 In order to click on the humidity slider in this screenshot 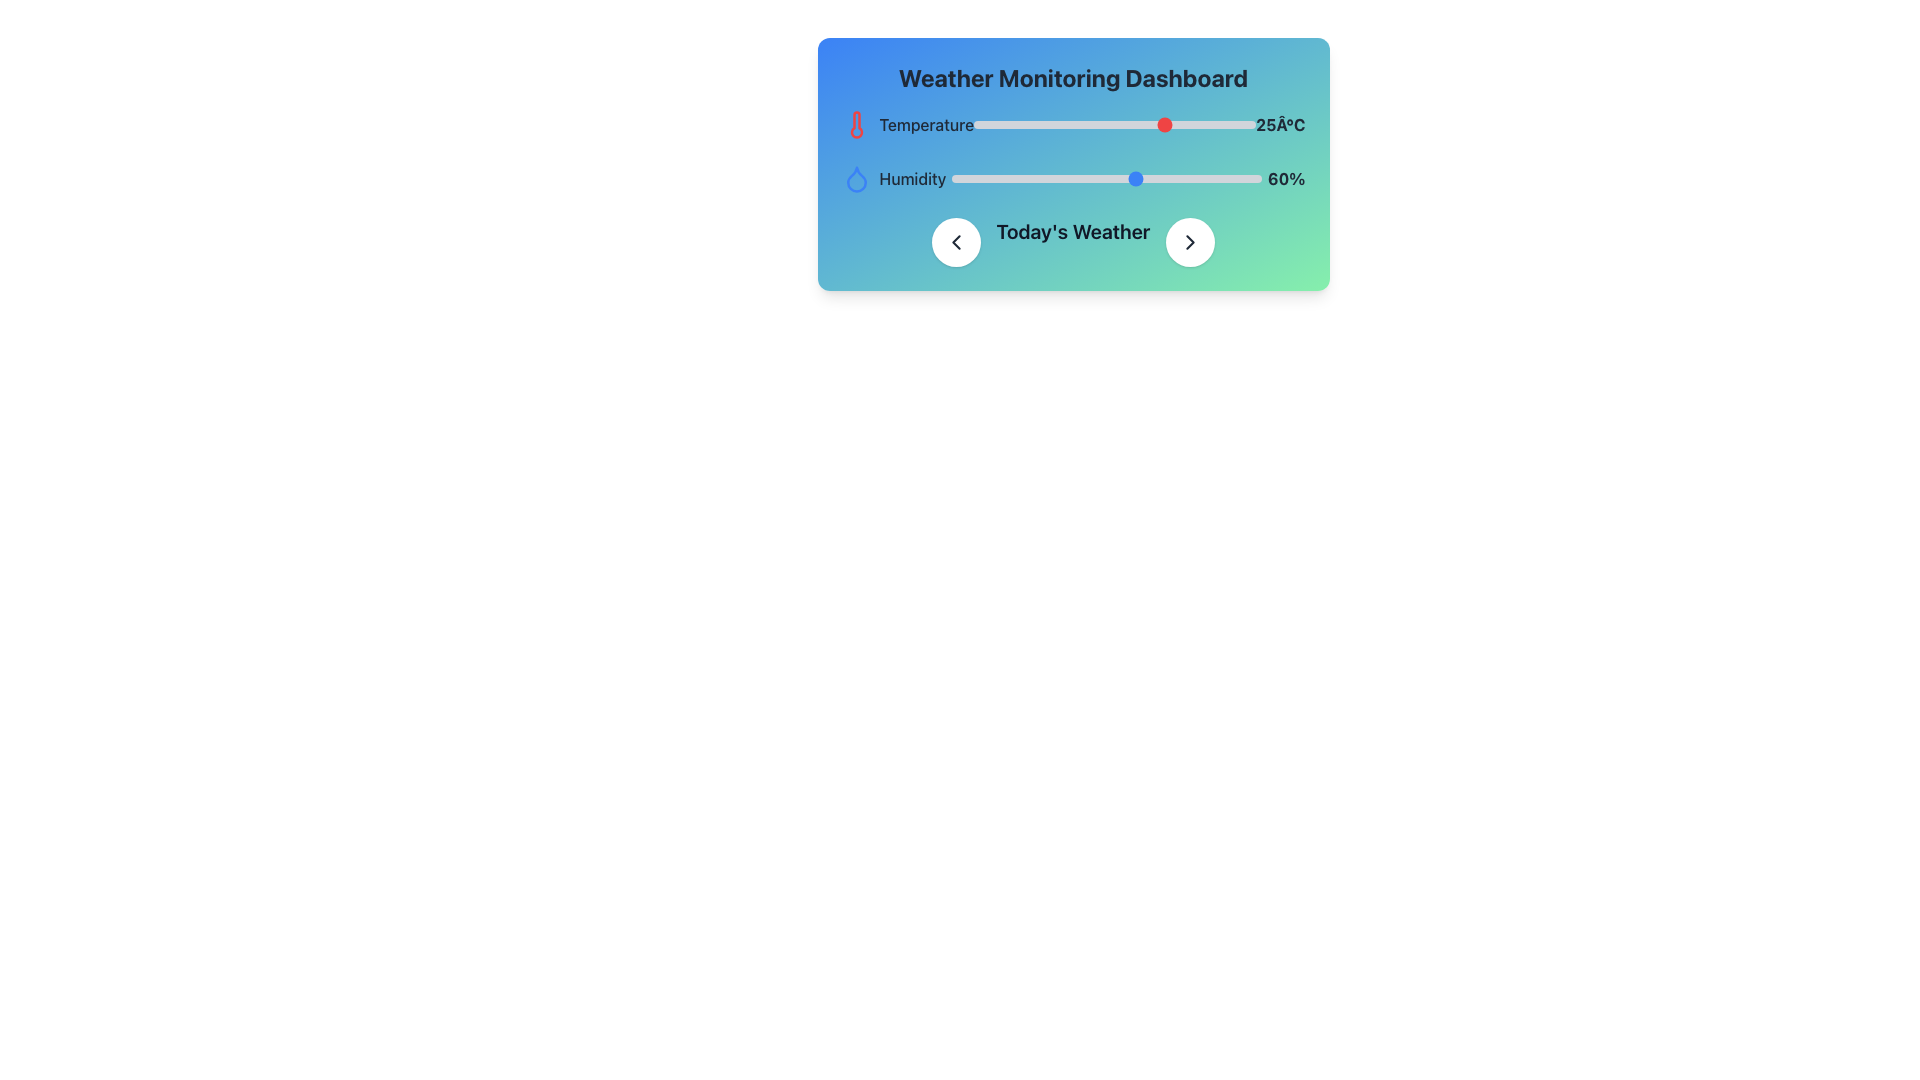, I will do `click(1153, 177)`.